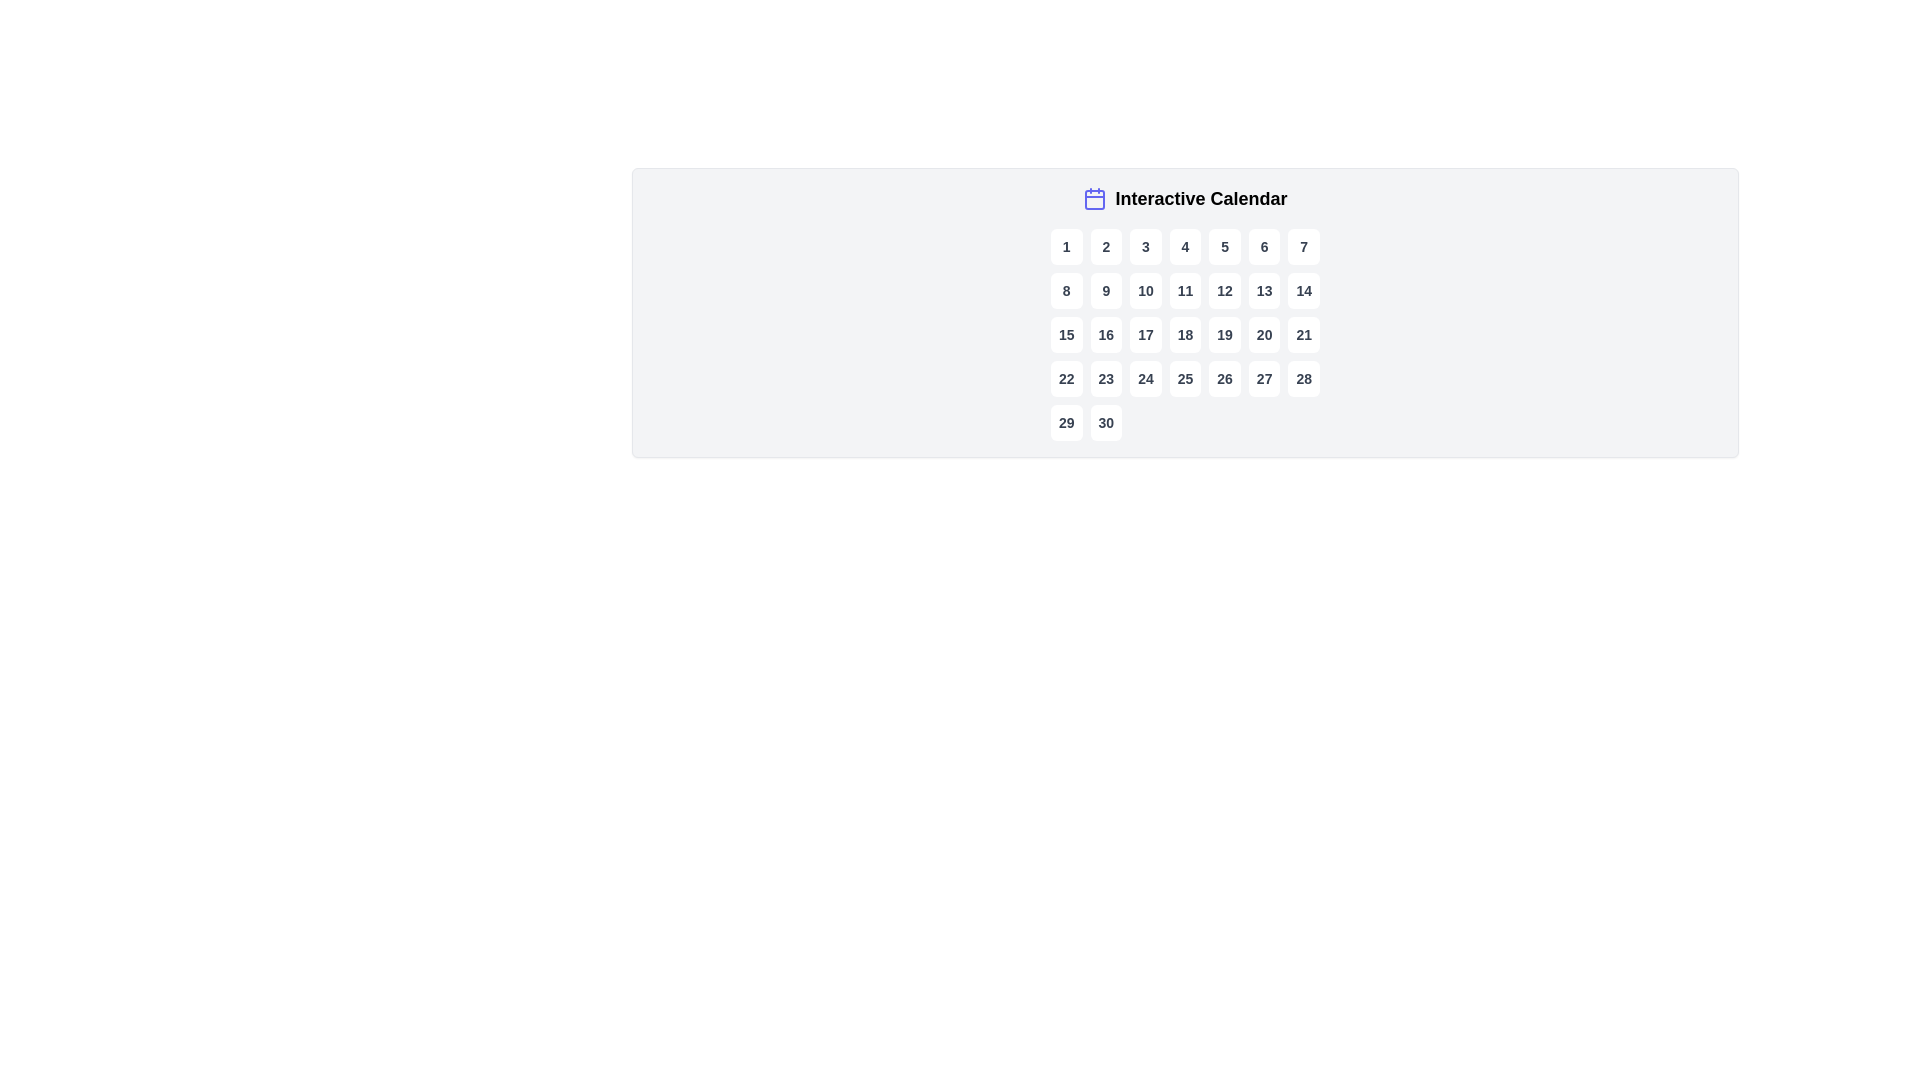 Image resolution: width=1920 pixels, height=1080 pixels. I want to click on the selectable date button in the interactive calendar, which is the third item in the third row of a seven-column grid layout, so click(1145, 334).